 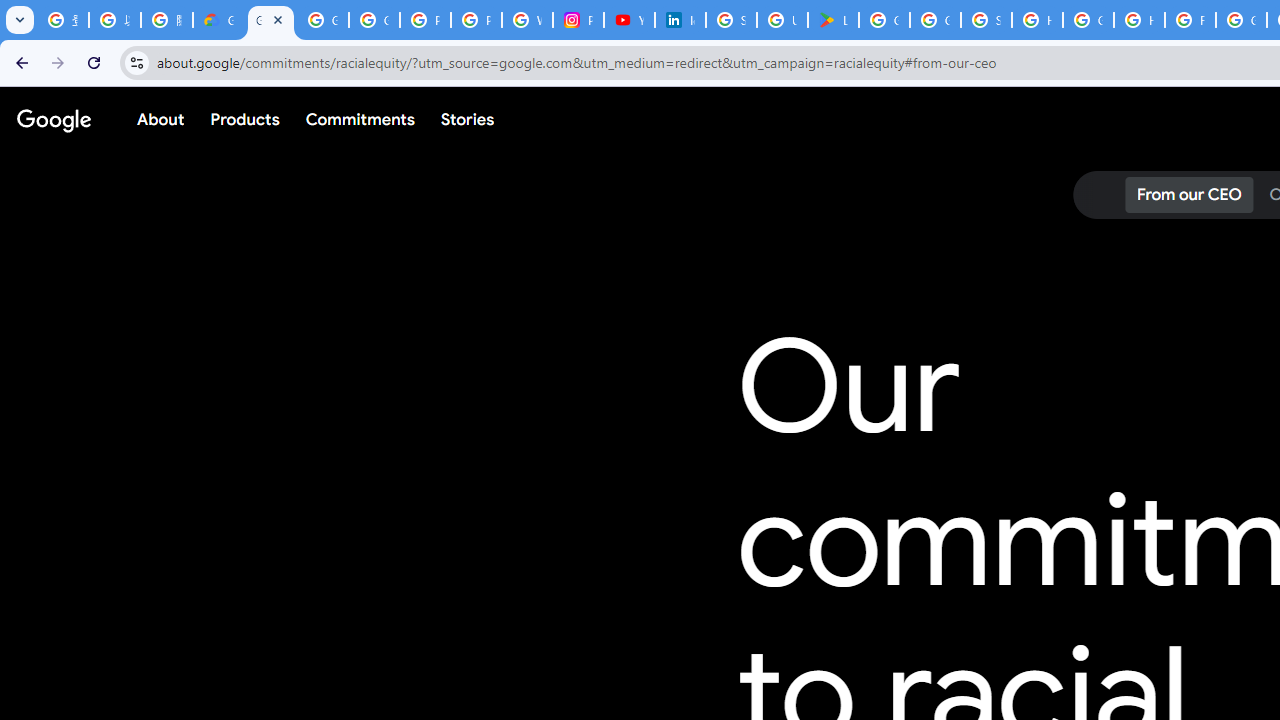 I want to click on 'Products', so click(x=244, y=119).